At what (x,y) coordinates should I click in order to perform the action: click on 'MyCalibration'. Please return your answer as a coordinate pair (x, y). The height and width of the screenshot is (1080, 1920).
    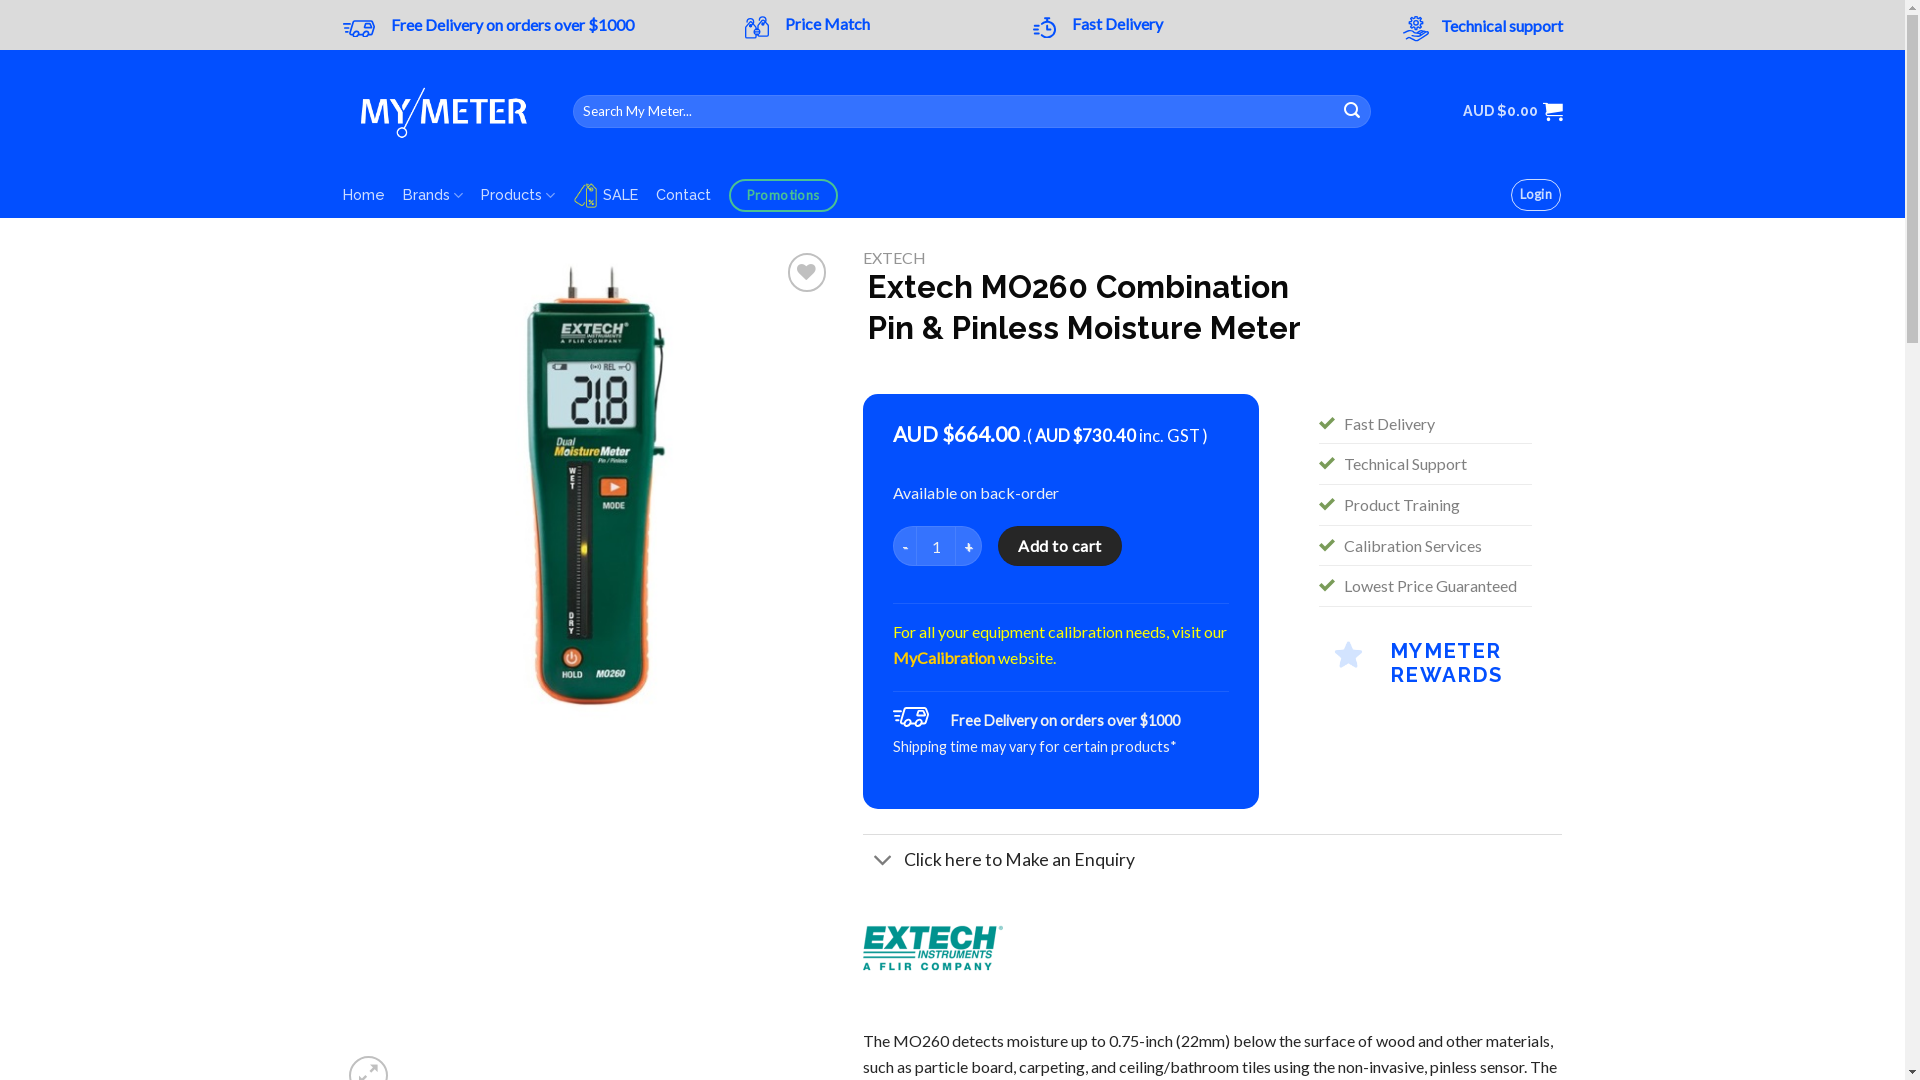
    Looking at the image, I should click on (943, 657).